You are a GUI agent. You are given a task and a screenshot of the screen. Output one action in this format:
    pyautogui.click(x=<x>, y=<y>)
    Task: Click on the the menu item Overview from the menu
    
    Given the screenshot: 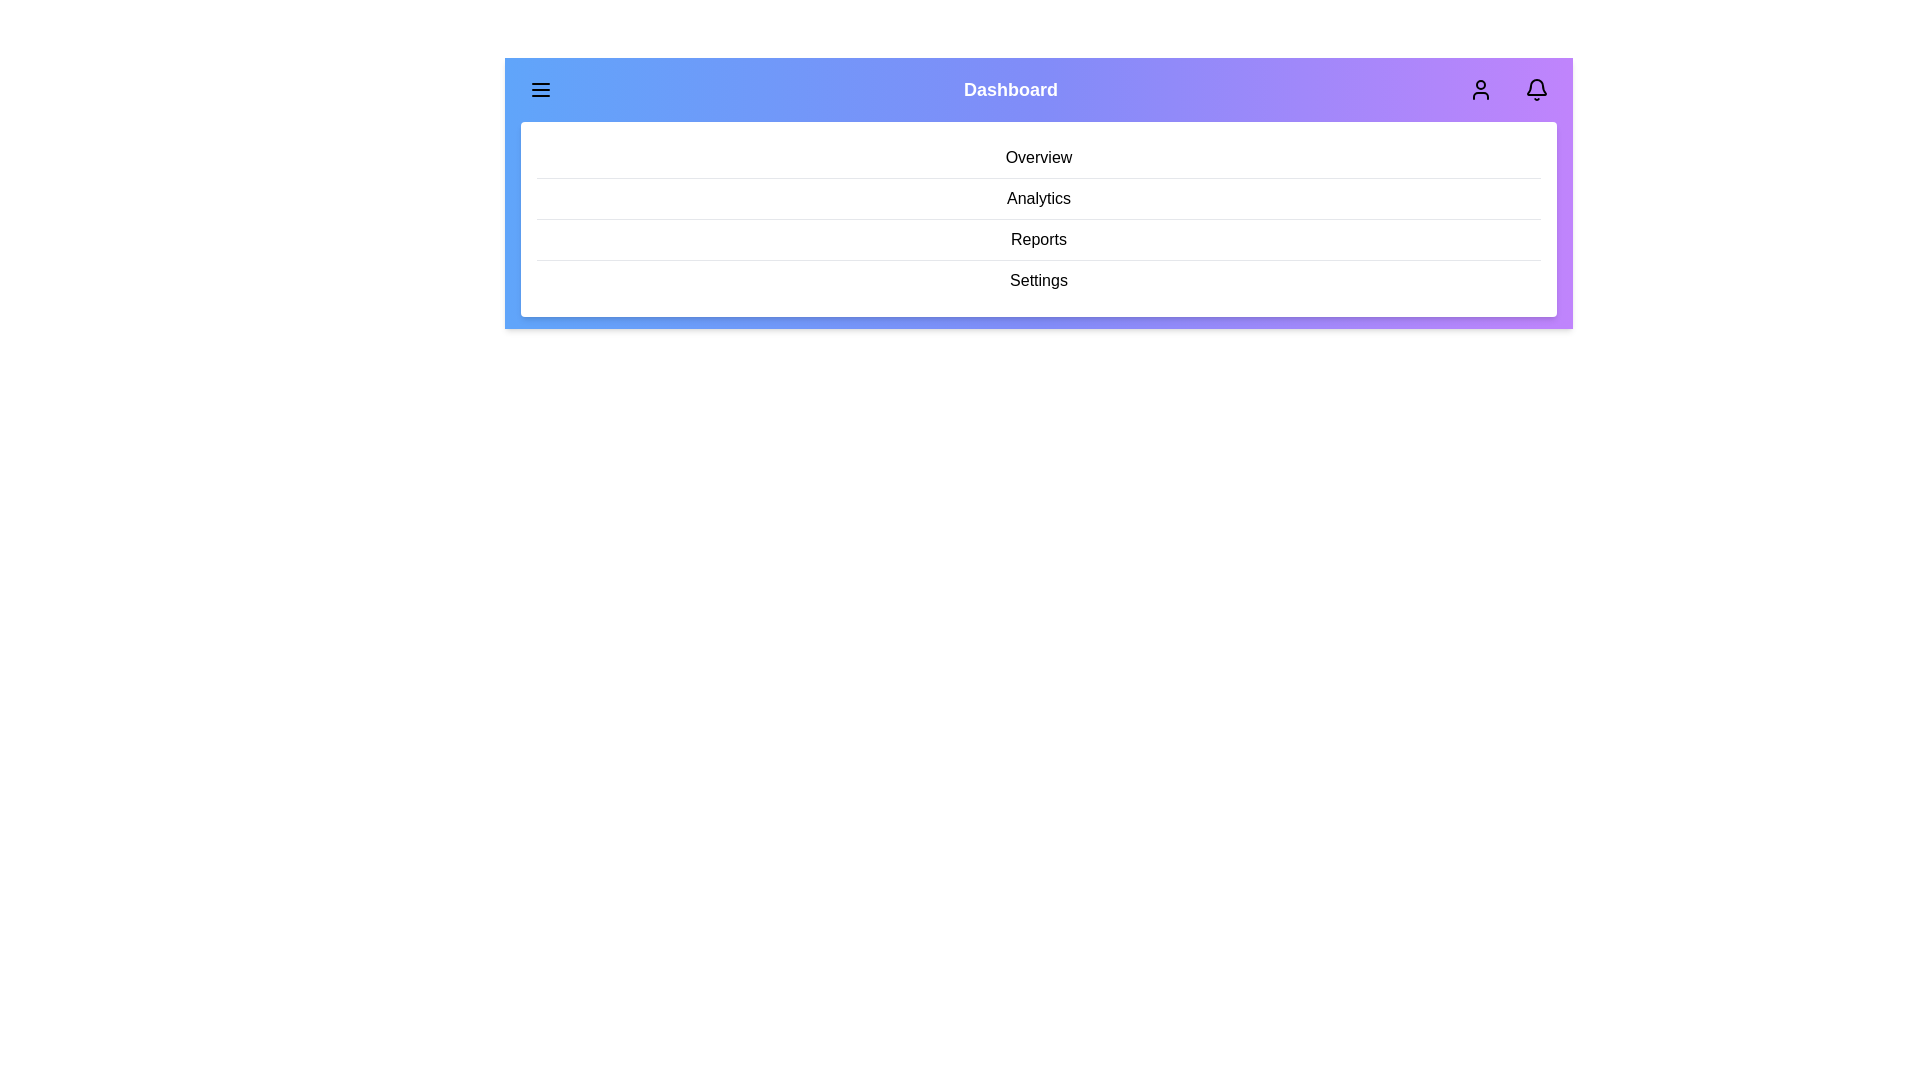 What is the action you would take?
    pyautogui.click(x=1038, y=157)
    